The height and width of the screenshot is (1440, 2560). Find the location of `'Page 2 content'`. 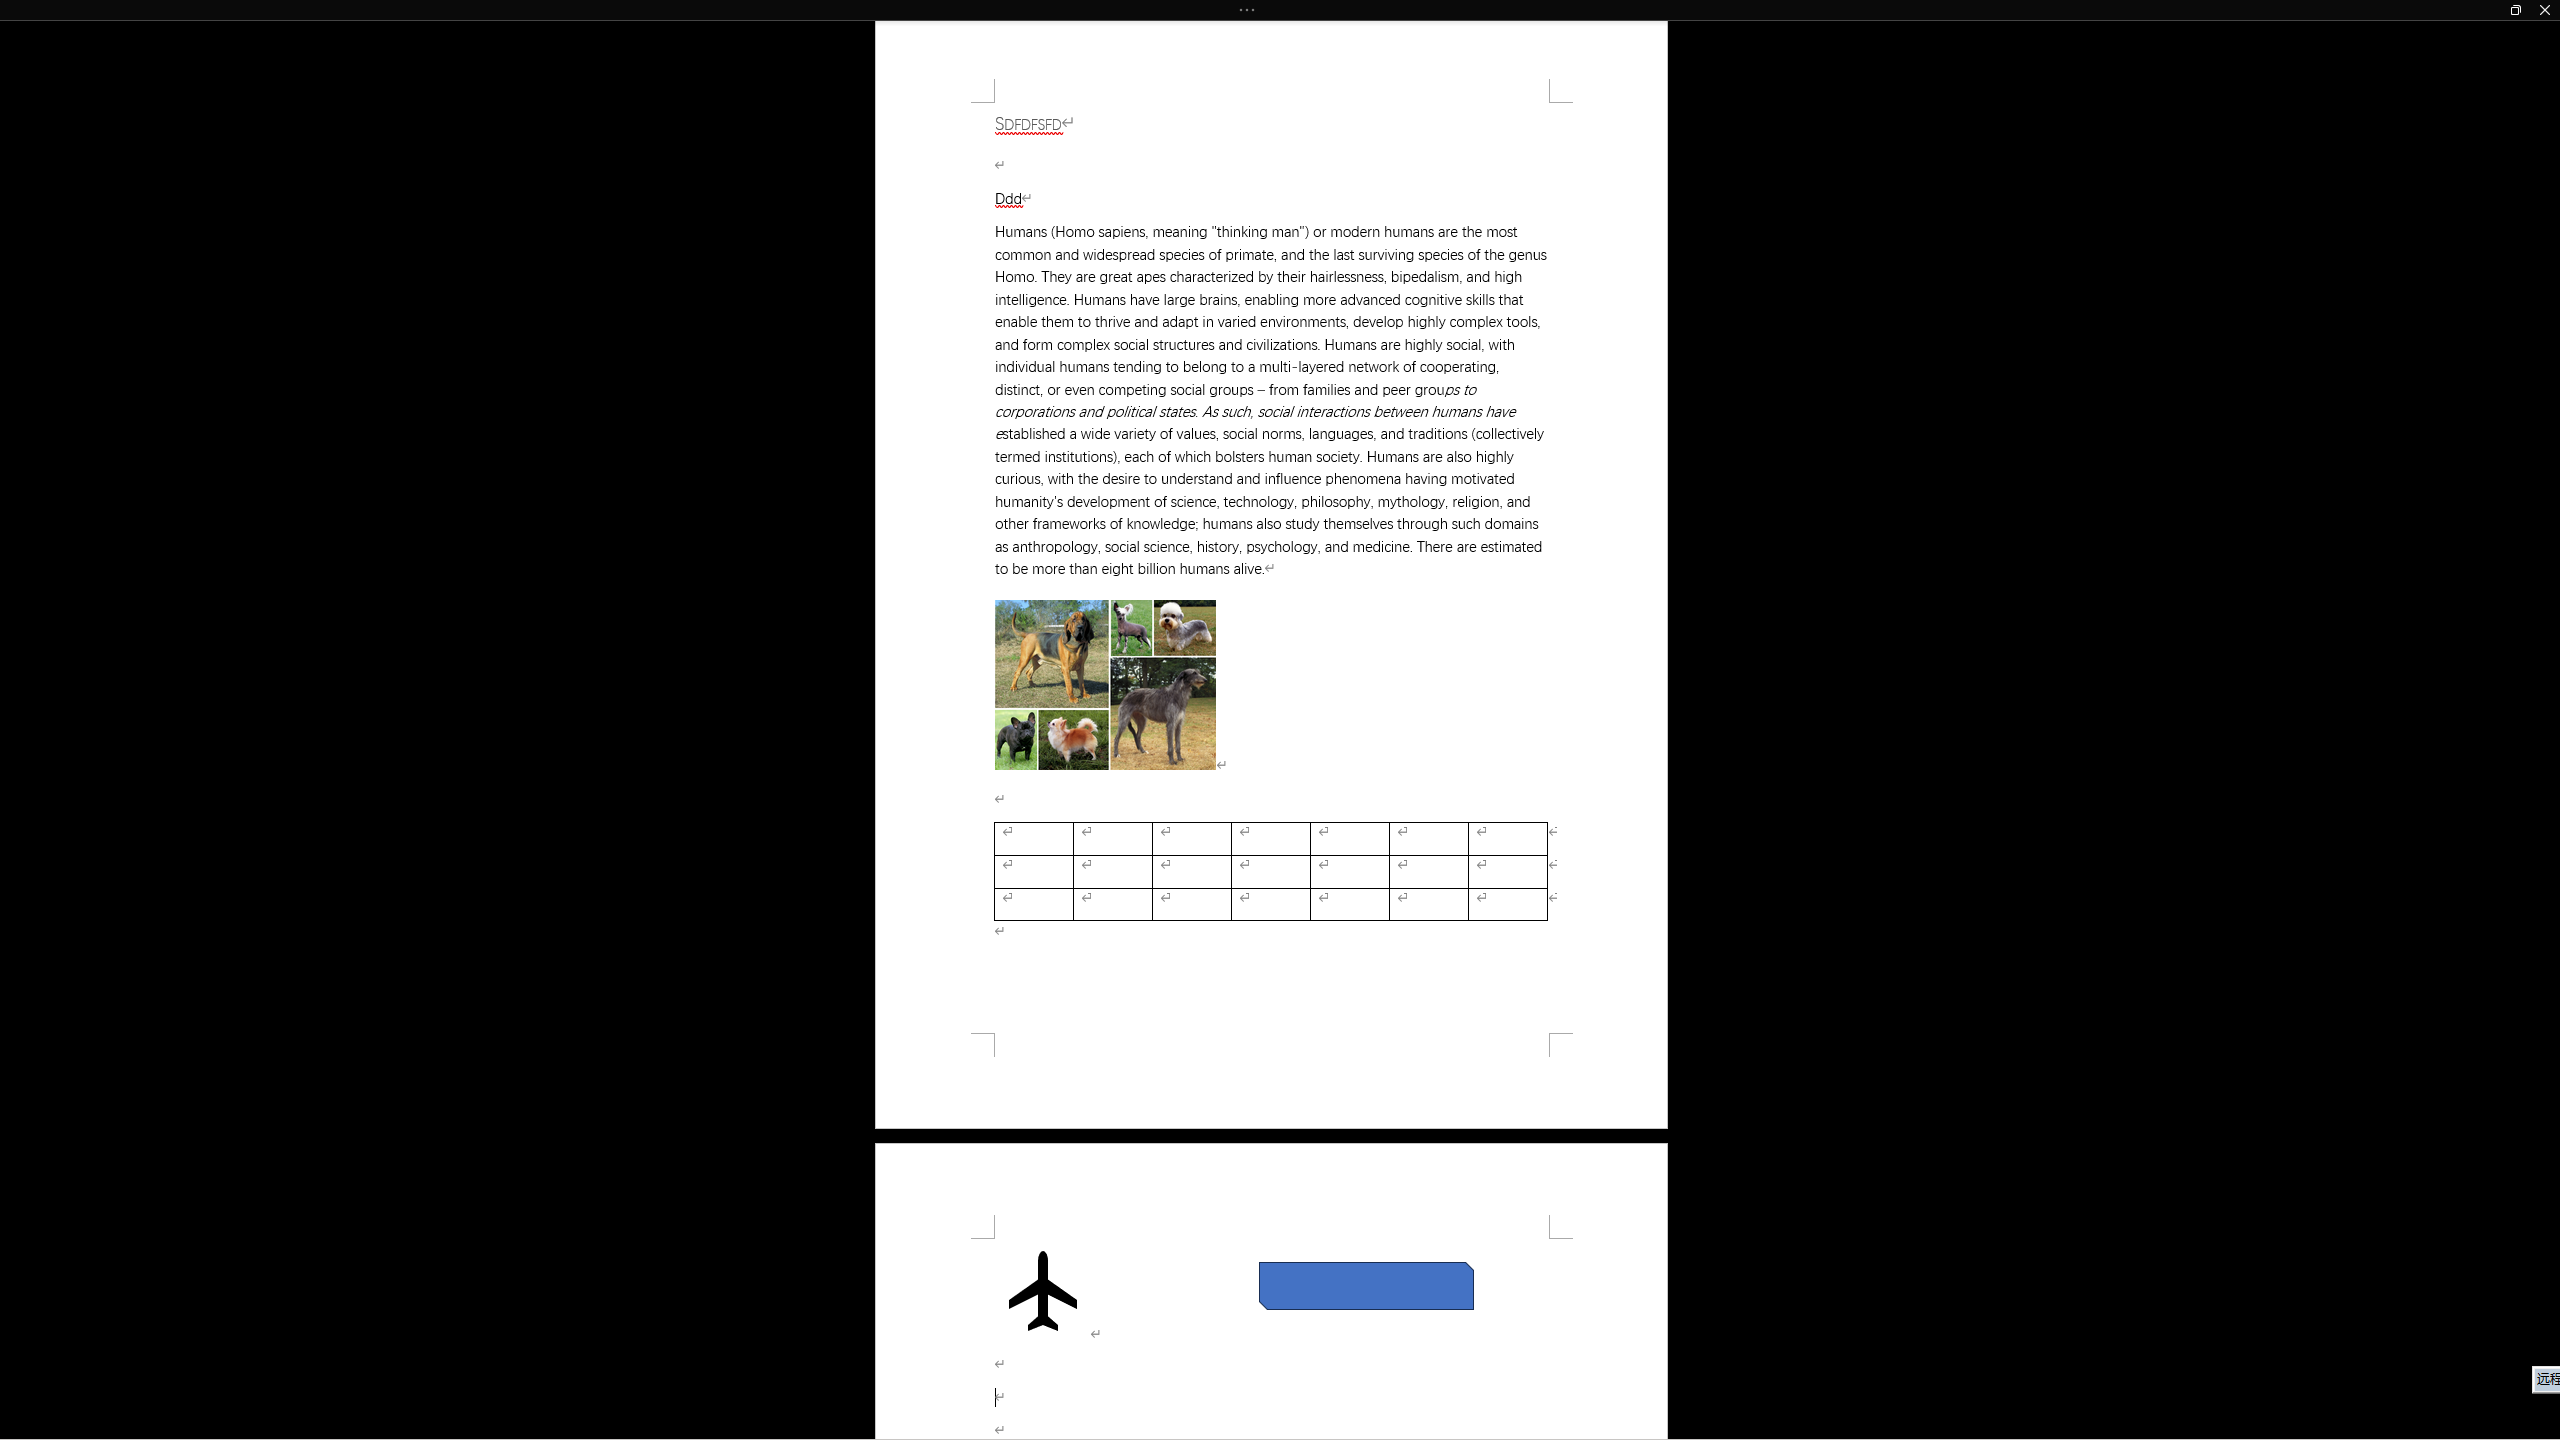

'Page 2 content' is located at coordinates (1271, 1337).